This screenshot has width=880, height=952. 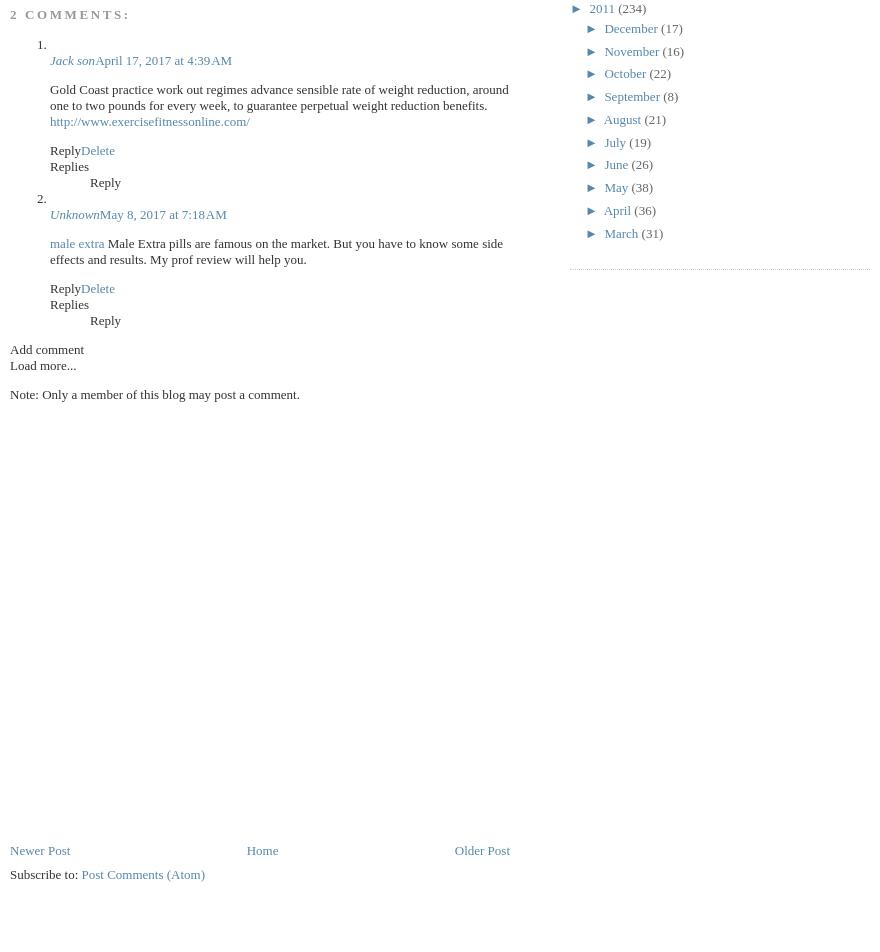 What do you see at coordinates (626, 73) in the screenshot?
I see `'October'` at bounding box center [626, 73].